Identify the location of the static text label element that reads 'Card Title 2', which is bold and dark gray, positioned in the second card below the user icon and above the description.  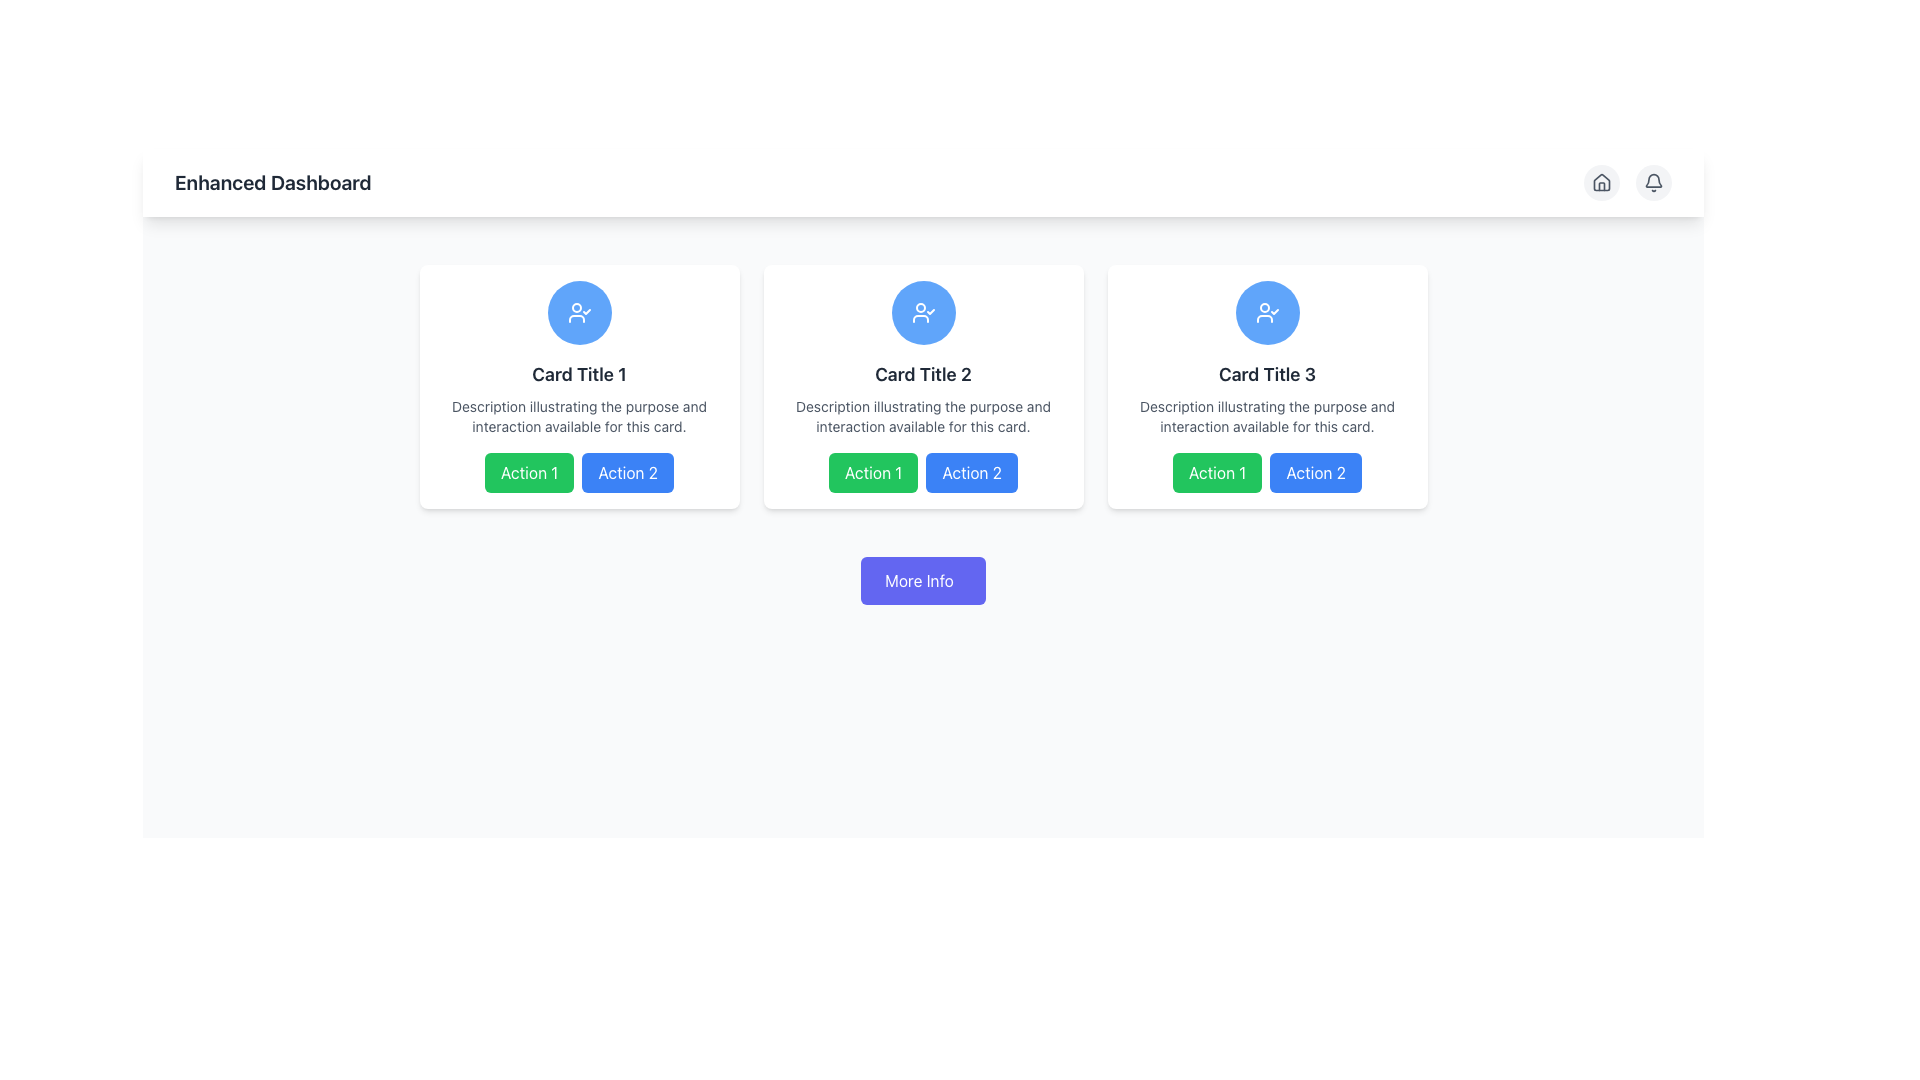
(922, 374).